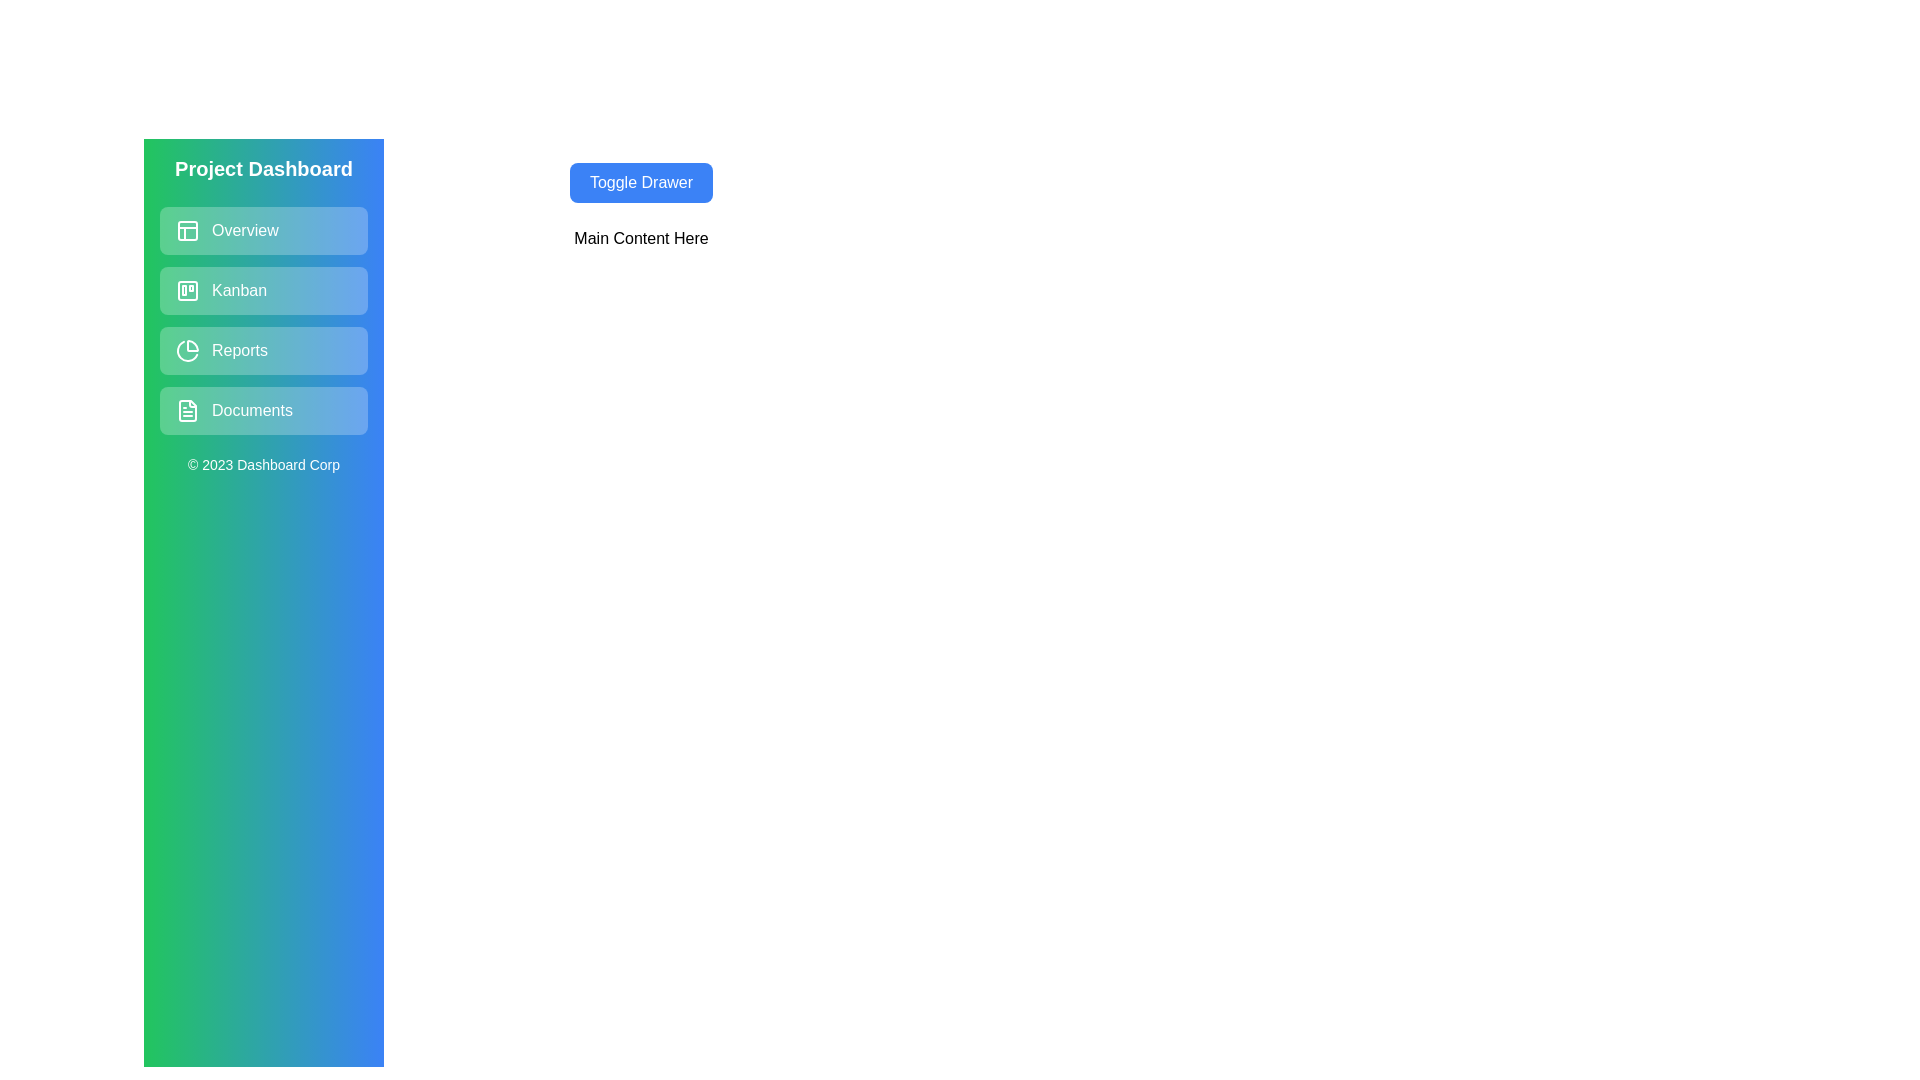 This screenshot has width=1920, height=1080. What do you see at coordinates (263, 290) in the screenshot?
I see `the navigation item Kanban in the drawer` at bounding box center [263, 290].